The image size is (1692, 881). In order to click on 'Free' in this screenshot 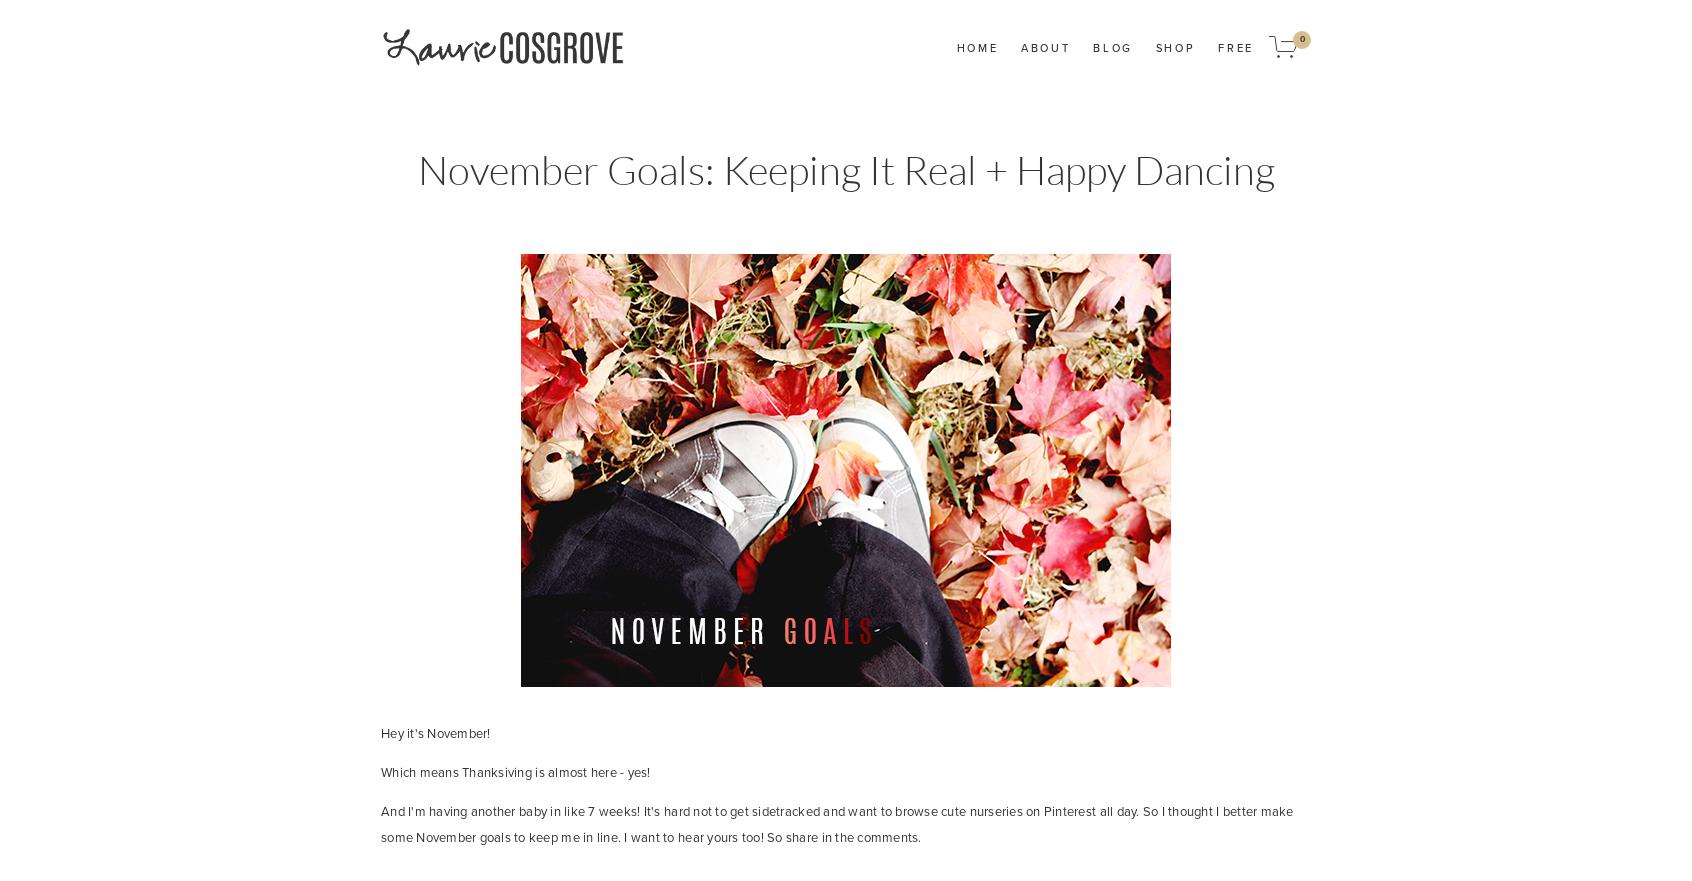, I will do `click(1218, 46)`.